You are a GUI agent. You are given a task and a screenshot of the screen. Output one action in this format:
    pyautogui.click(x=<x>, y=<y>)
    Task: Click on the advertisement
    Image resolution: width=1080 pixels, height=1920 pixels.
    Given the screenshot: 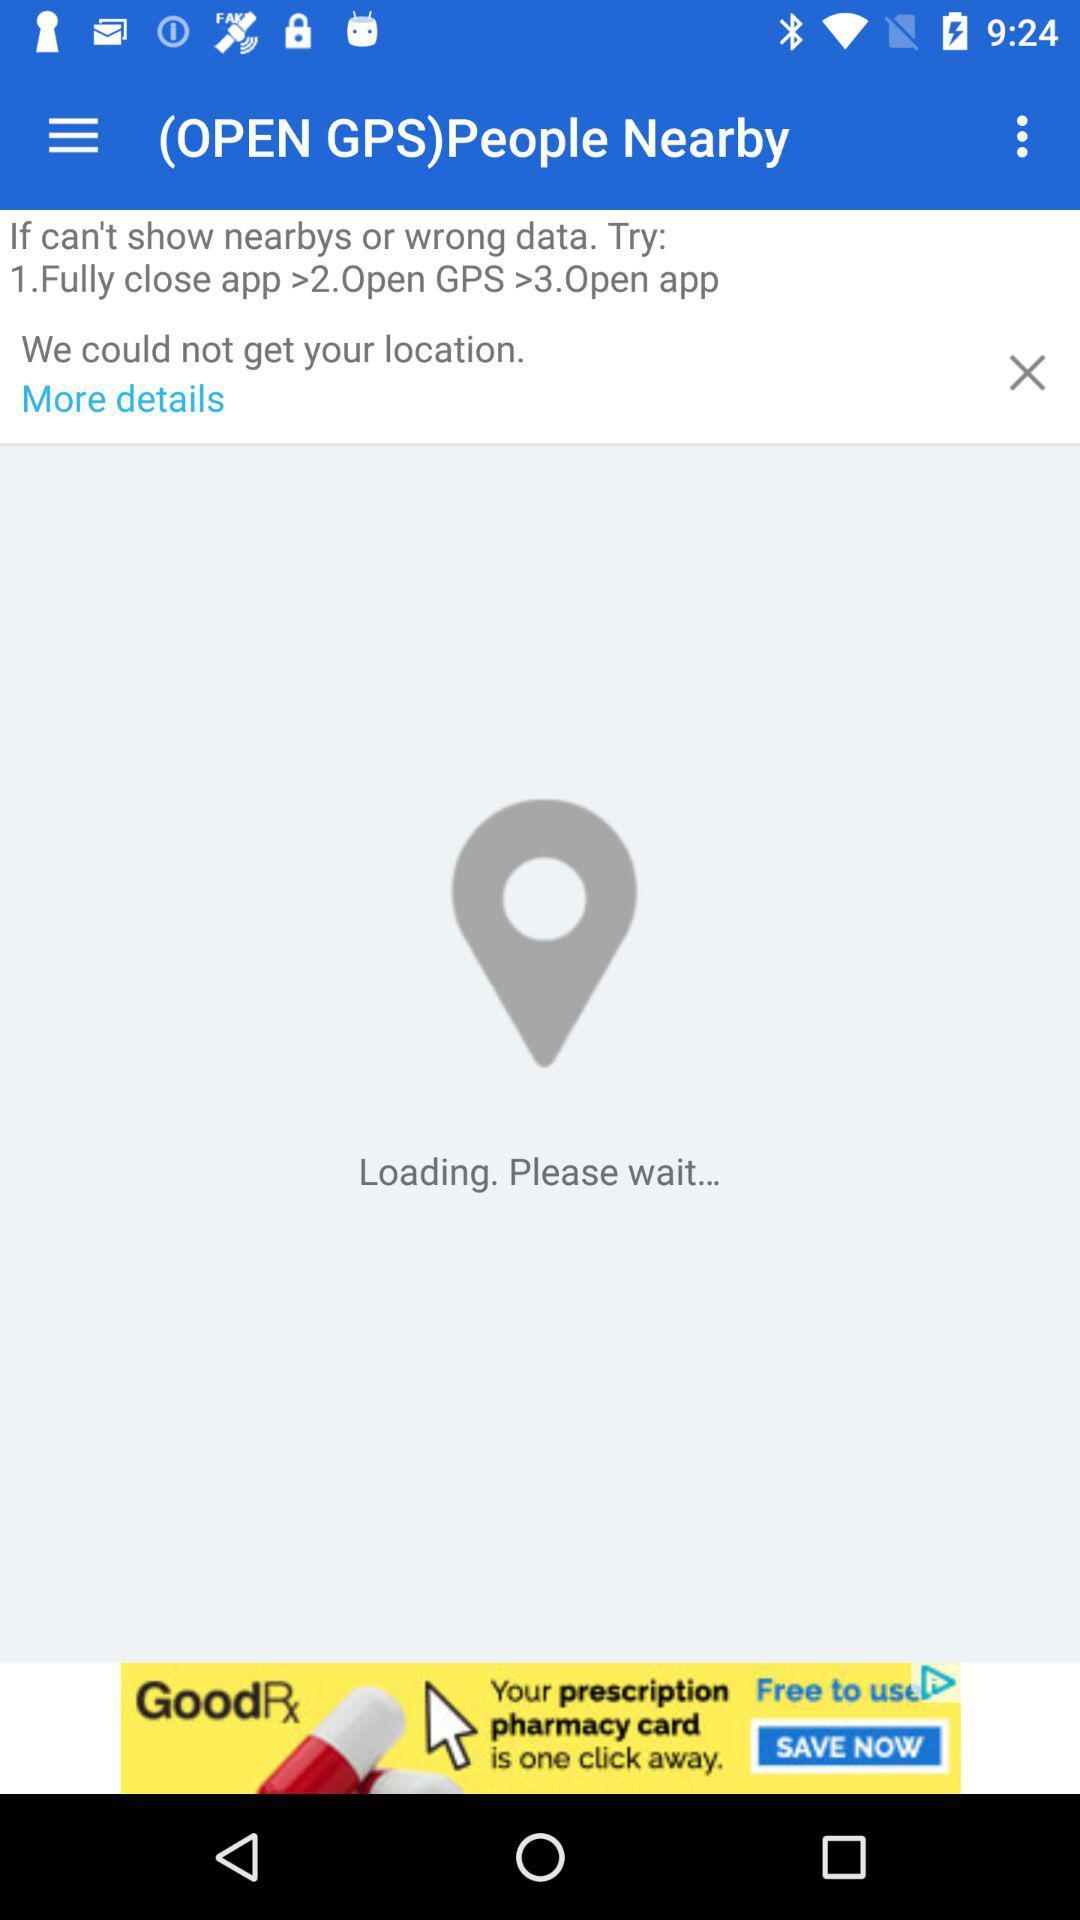 What is the action you would take?
    pyautogui.click(x=540, y=1727)
    